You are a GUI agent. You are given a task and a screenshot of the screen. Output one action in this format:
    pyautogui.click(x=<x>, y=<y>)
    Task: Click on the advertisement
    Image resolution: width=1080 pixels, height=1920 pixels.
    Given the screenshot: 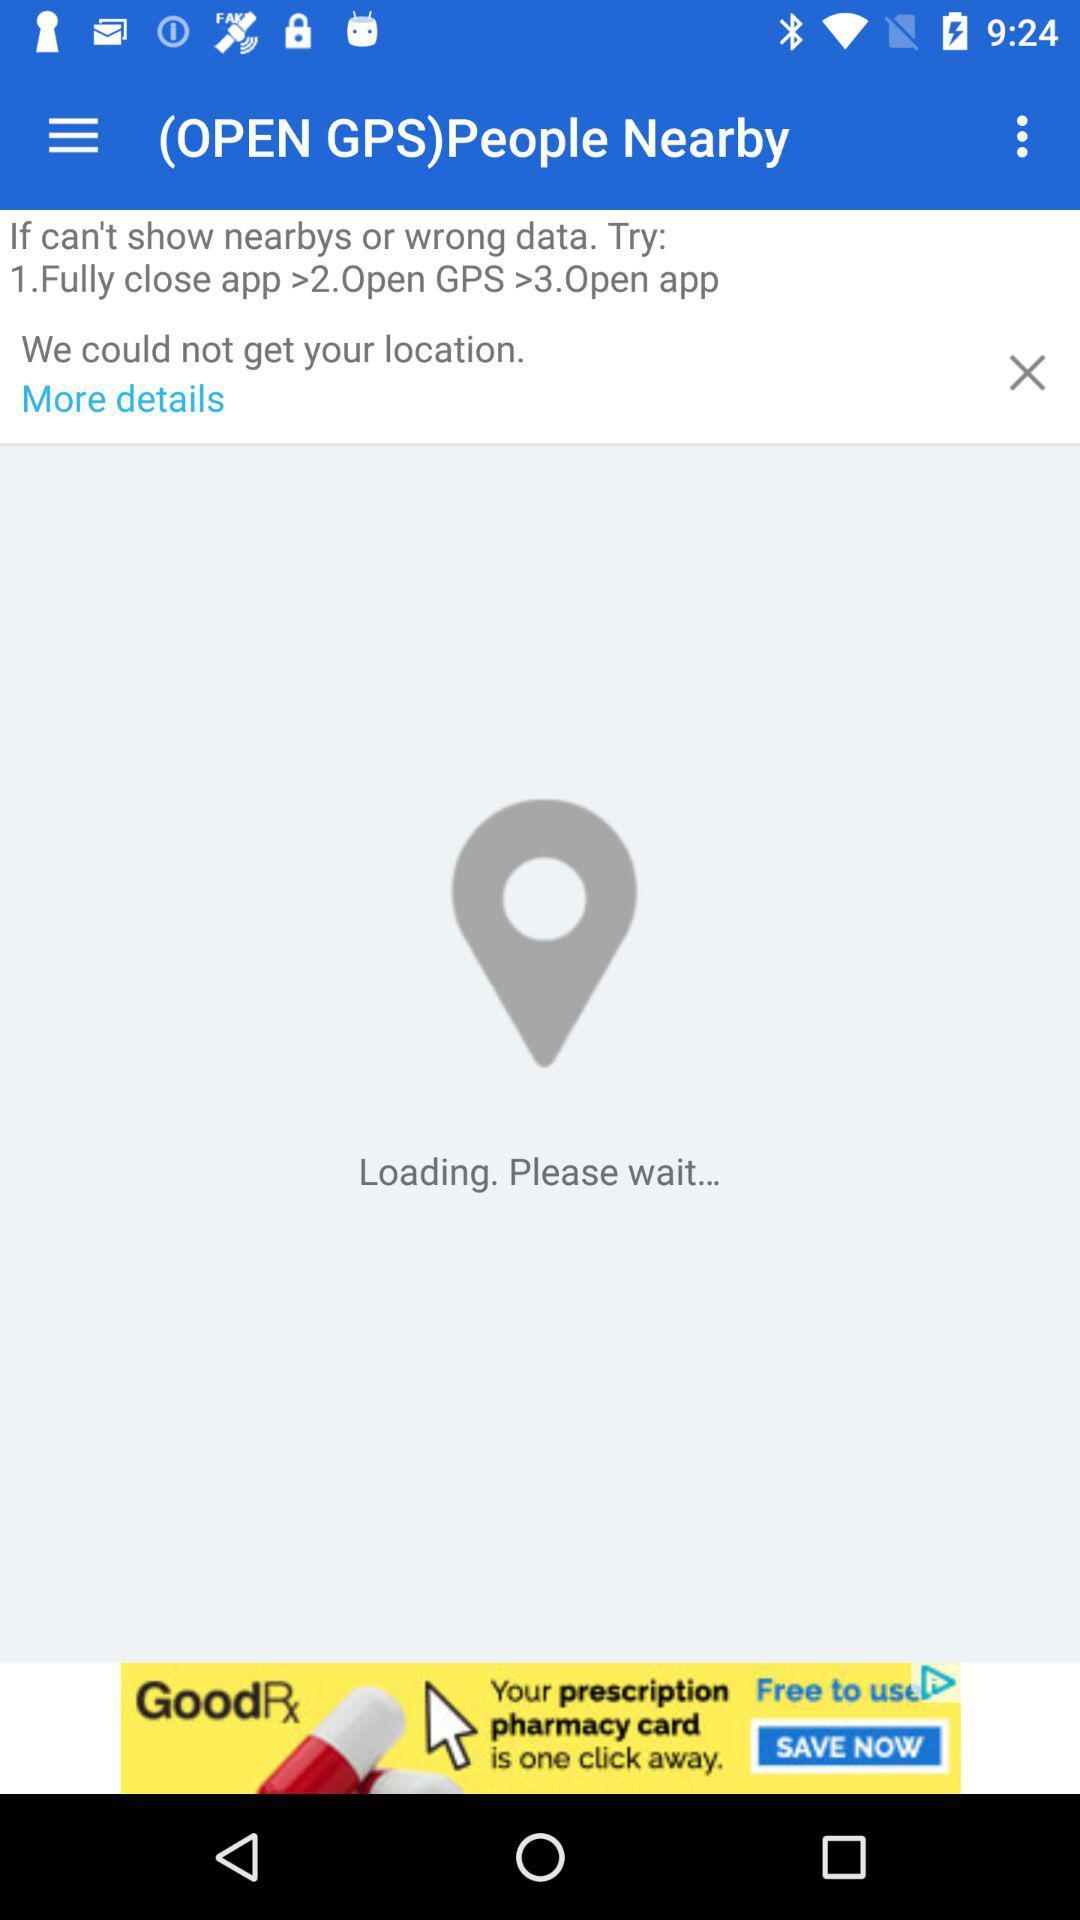 What is the action you would take?
    pyautogui.click(x=540, y=1727)
    